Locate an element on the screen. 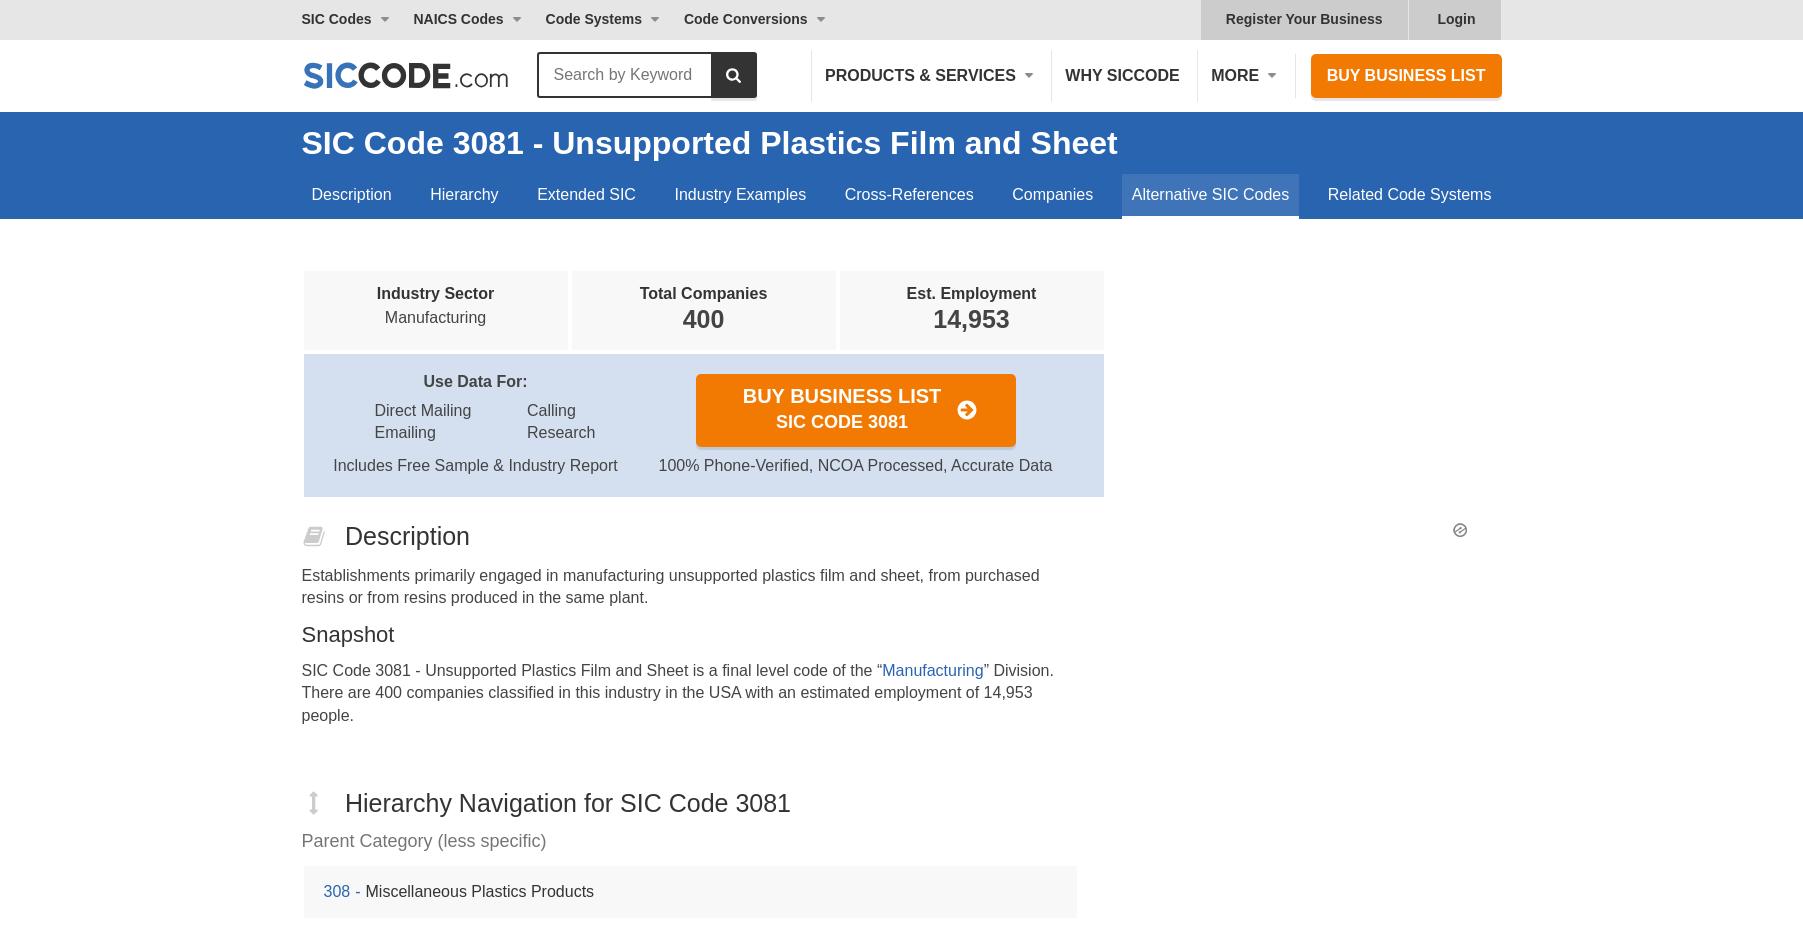 The height and width of the screenshot is (933, 1803). 'Why SICCODE' is located at coordinates (1122, 74).